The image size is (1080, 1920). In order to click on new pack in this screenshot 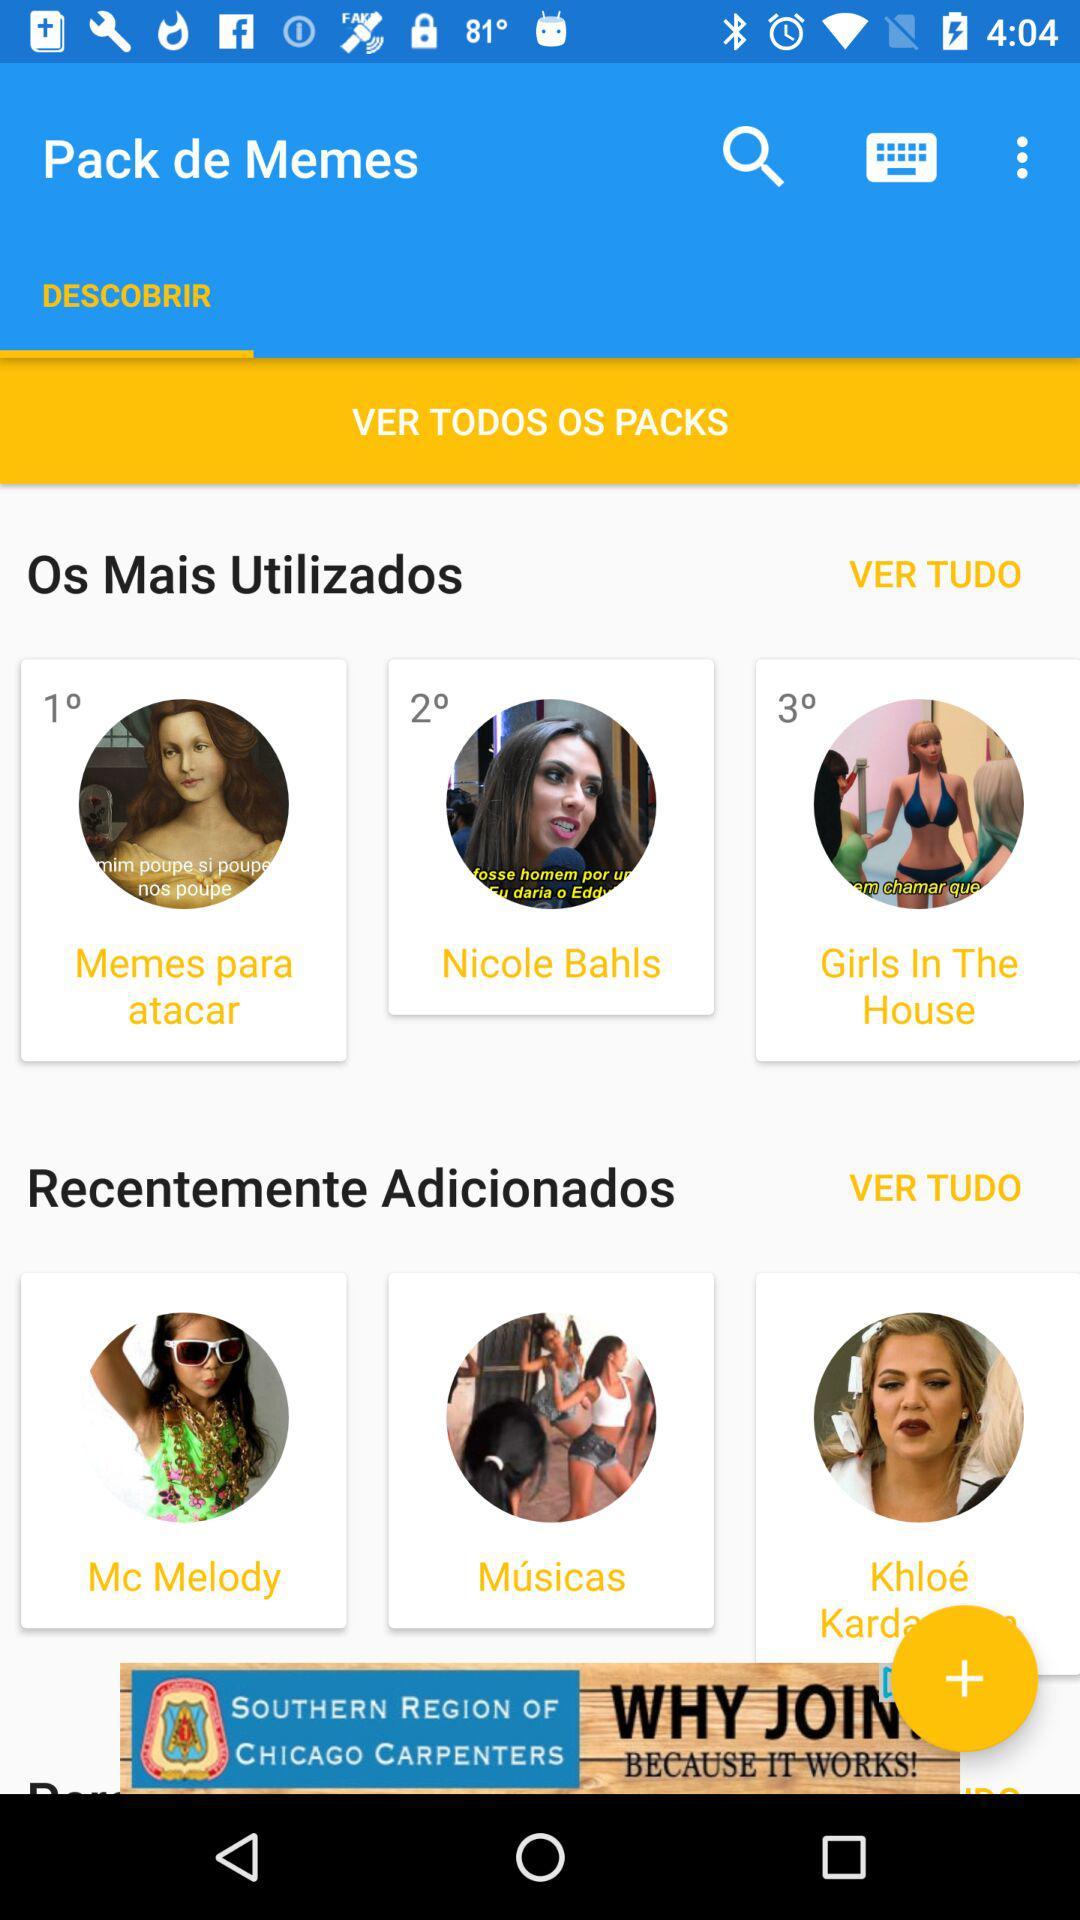, I will do `click(963, 1678)`.